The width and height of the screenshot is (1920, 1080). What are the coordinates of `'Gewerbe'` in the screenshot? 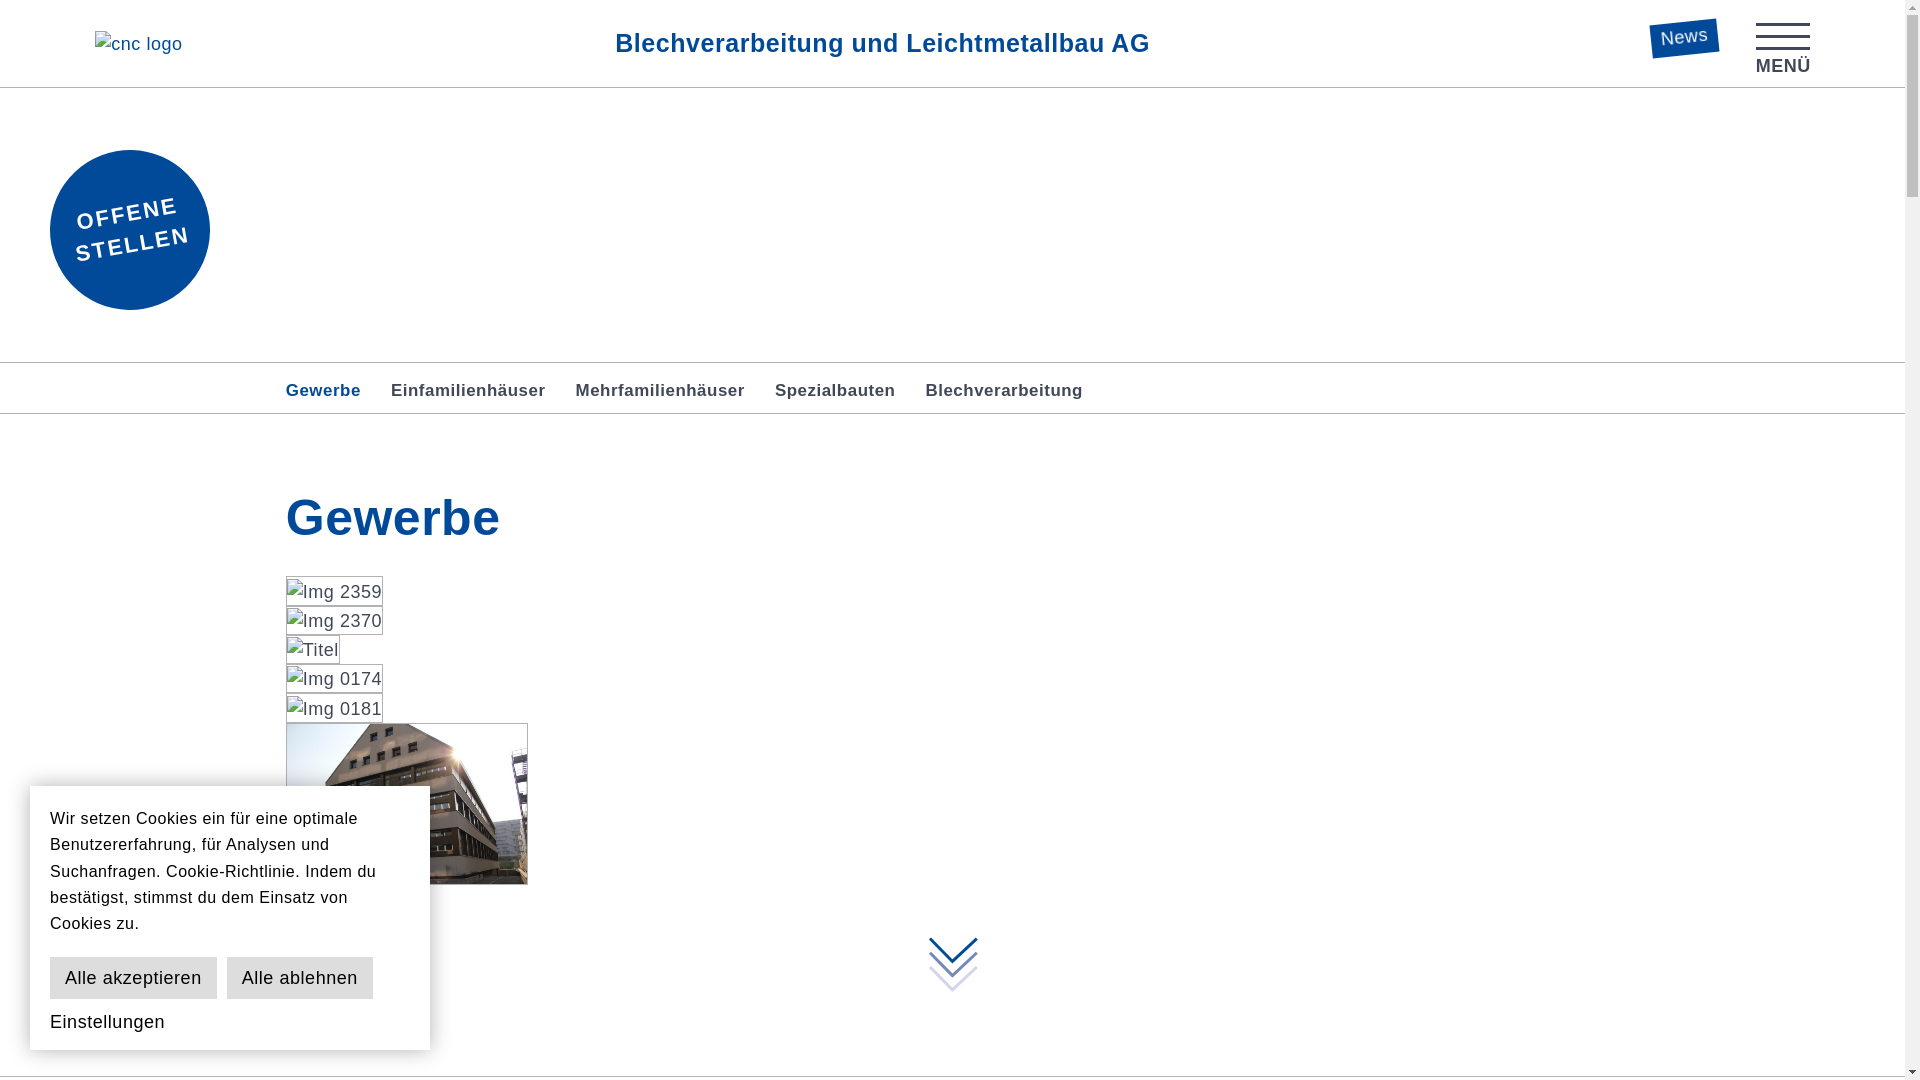 It's located at (323, 390).